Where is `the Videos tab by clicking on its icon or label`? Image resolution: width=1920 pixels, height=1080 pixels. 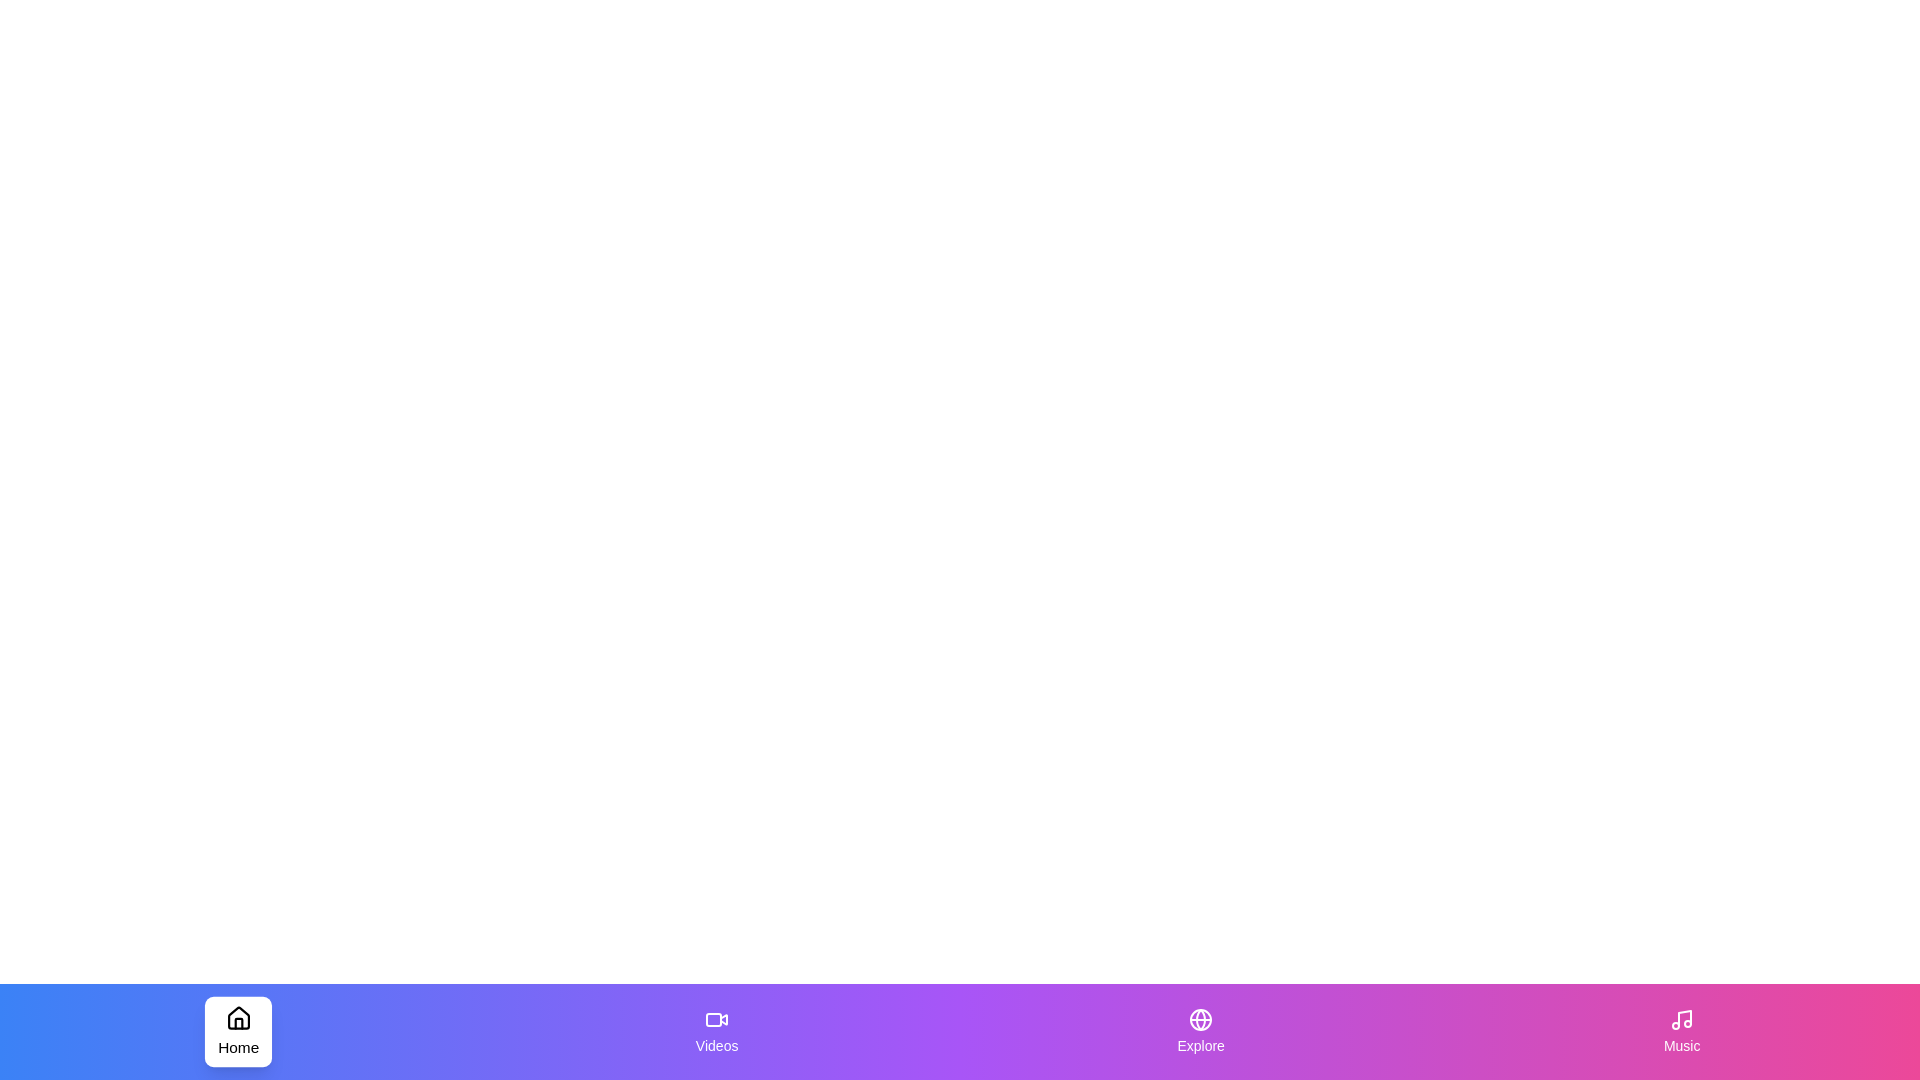
the Videos tab by clicking on its icon or label is located at coordinates (716, 1032).